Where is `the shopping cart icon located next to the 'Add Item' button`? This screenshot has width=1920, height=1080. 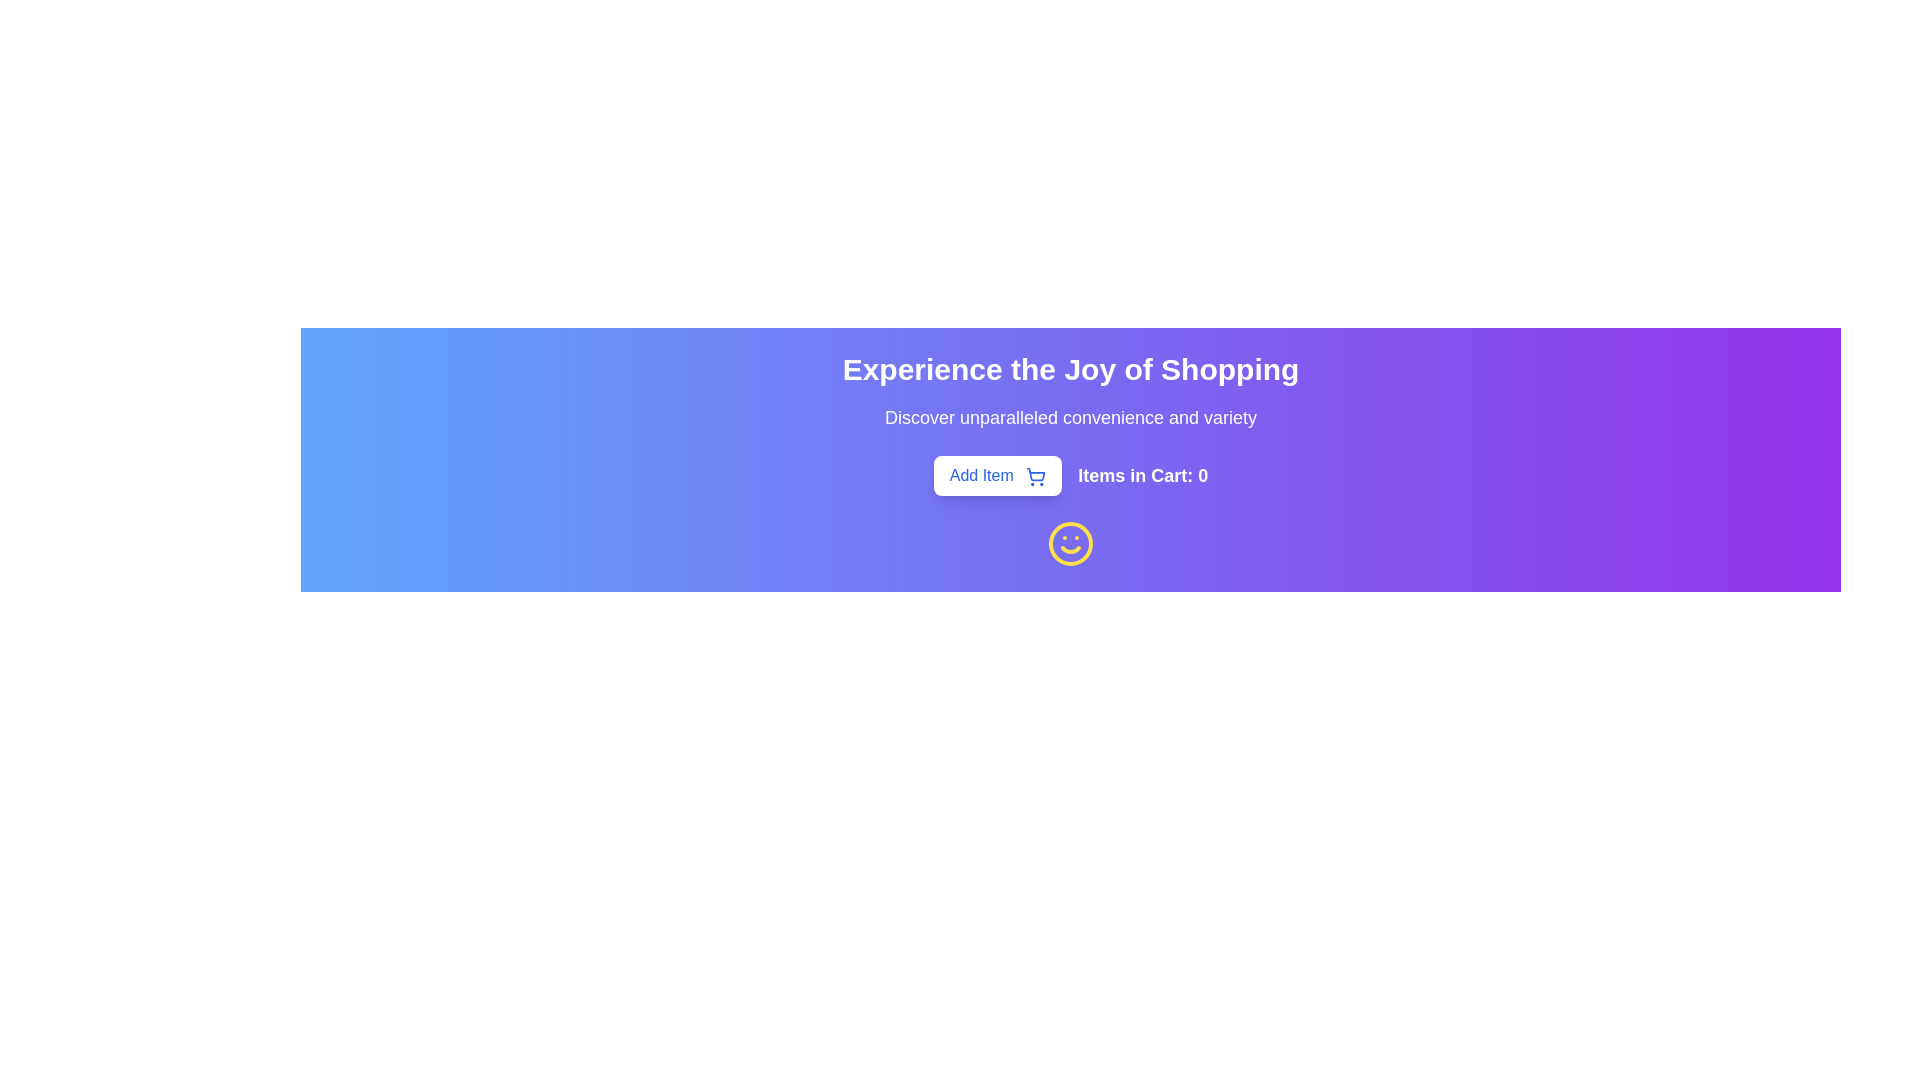
the shopping cart icon located next to the 'Add Item' button is located at coordinates (1036, 474).